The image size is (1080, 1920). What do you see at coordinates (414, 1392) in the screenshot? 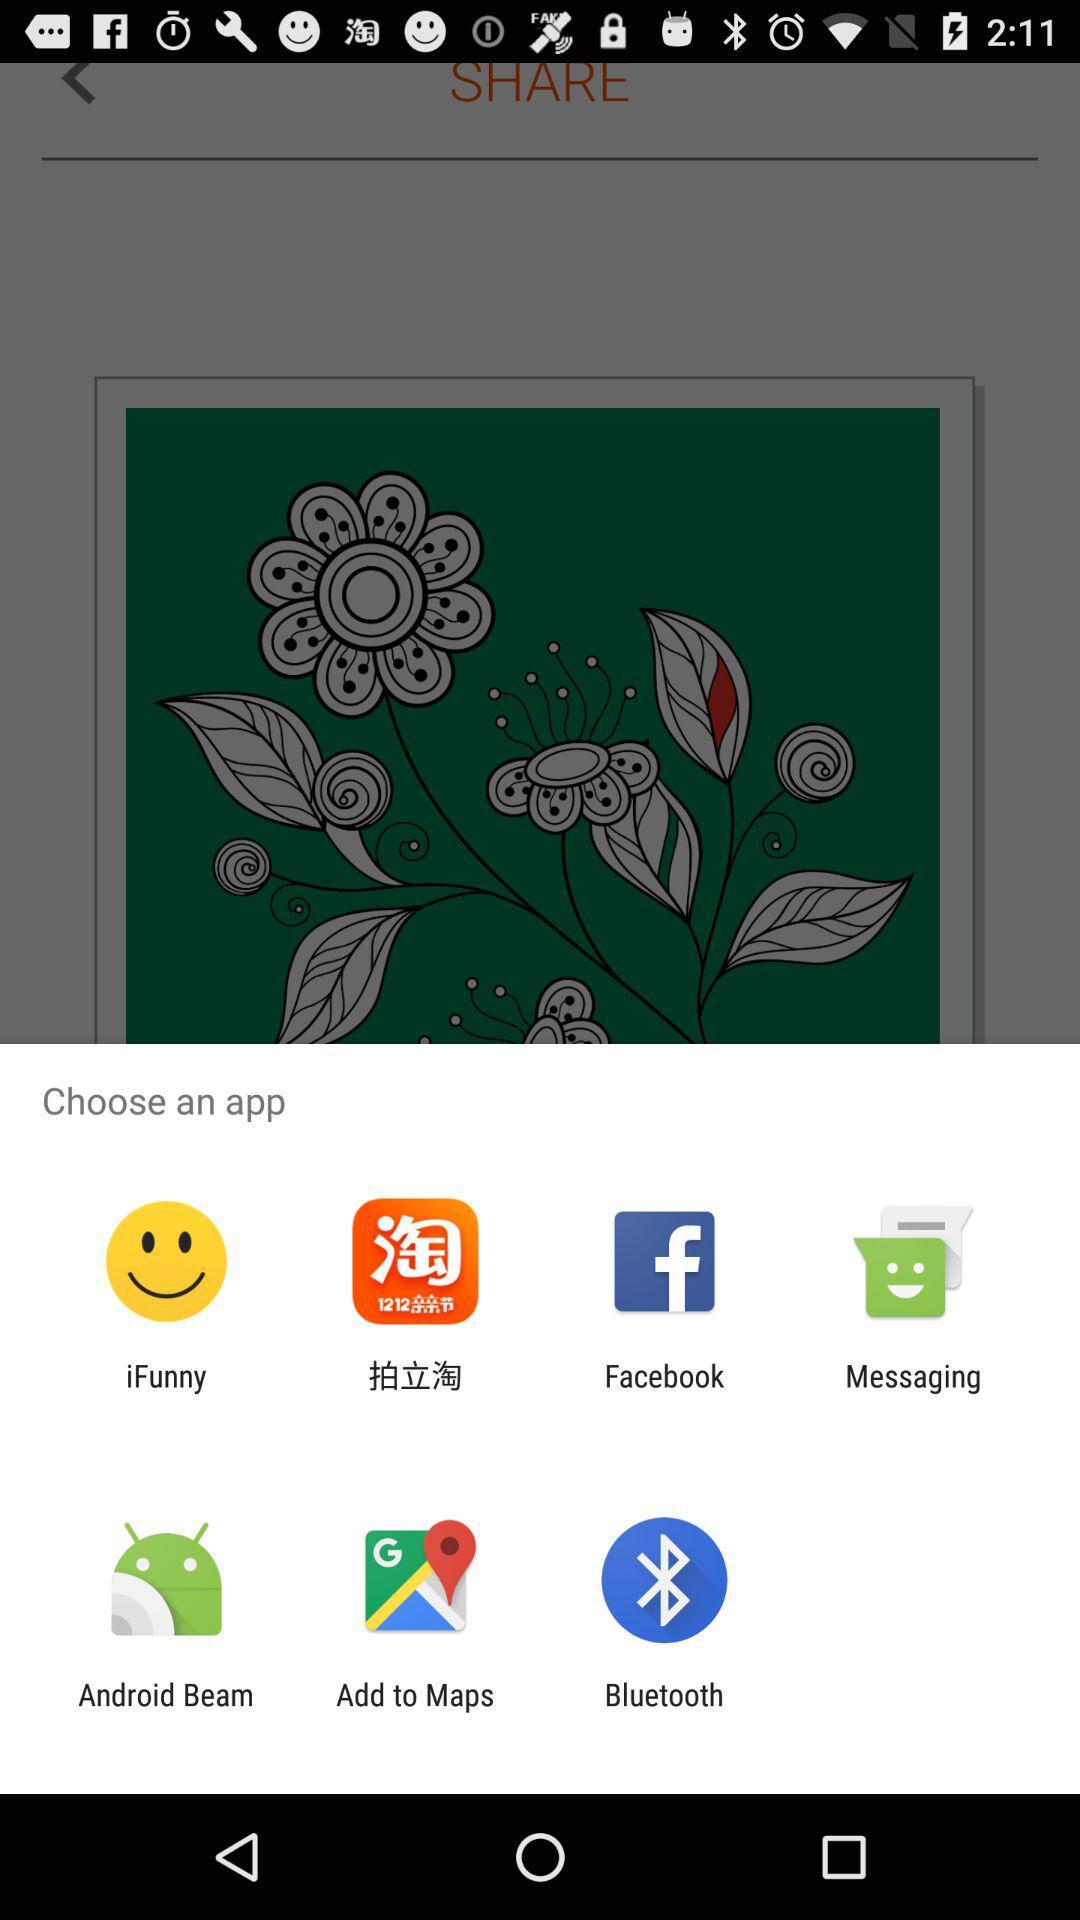
I see `item to the right of the ifunny item` at bounding box center [414, 1392].